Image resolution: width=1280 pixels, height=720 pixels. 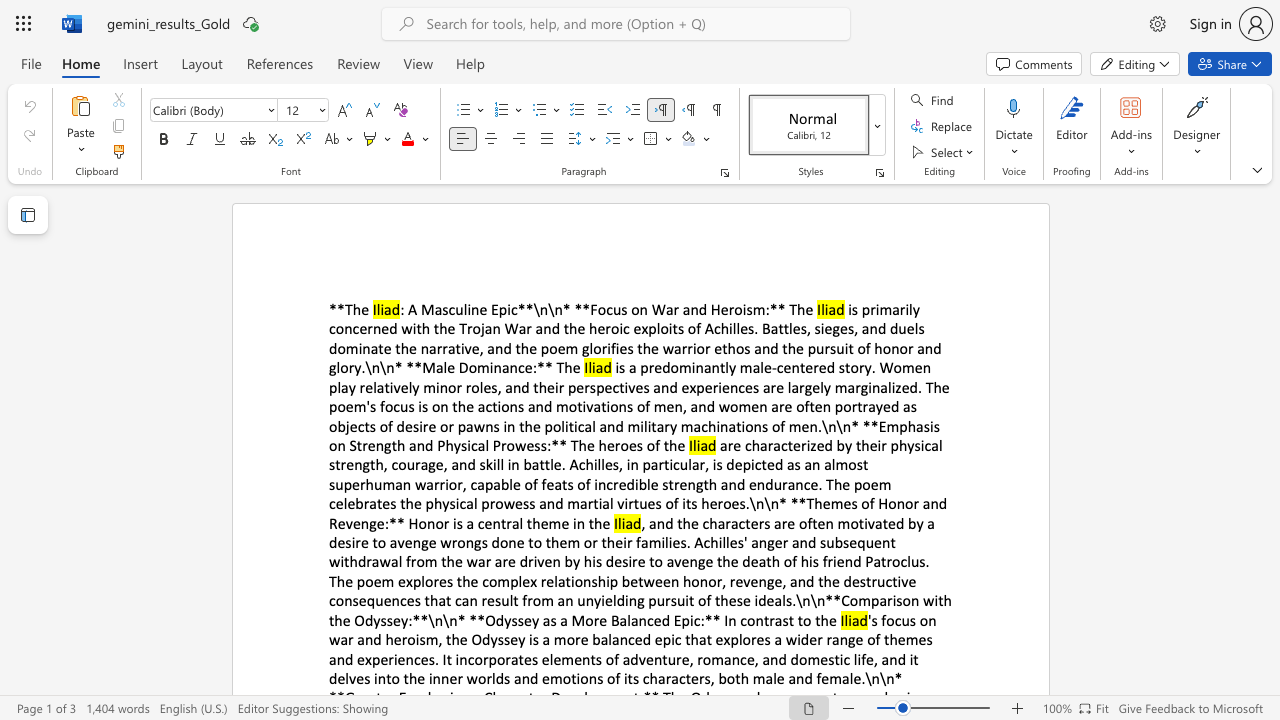 What do you see at coordinates (890, 347) in the screenshot?
I see `the subset text "nor" within the text "is primarily concerned with the Trojan War and the heroic exploits of Achilles. Battles, sieges, and duels dominate the narrative, and the poem glorifies the warrior ethos and the pursuit of honor and glory.\n\n* **Male Dominance:** The"` at bounding box center [890, 347].